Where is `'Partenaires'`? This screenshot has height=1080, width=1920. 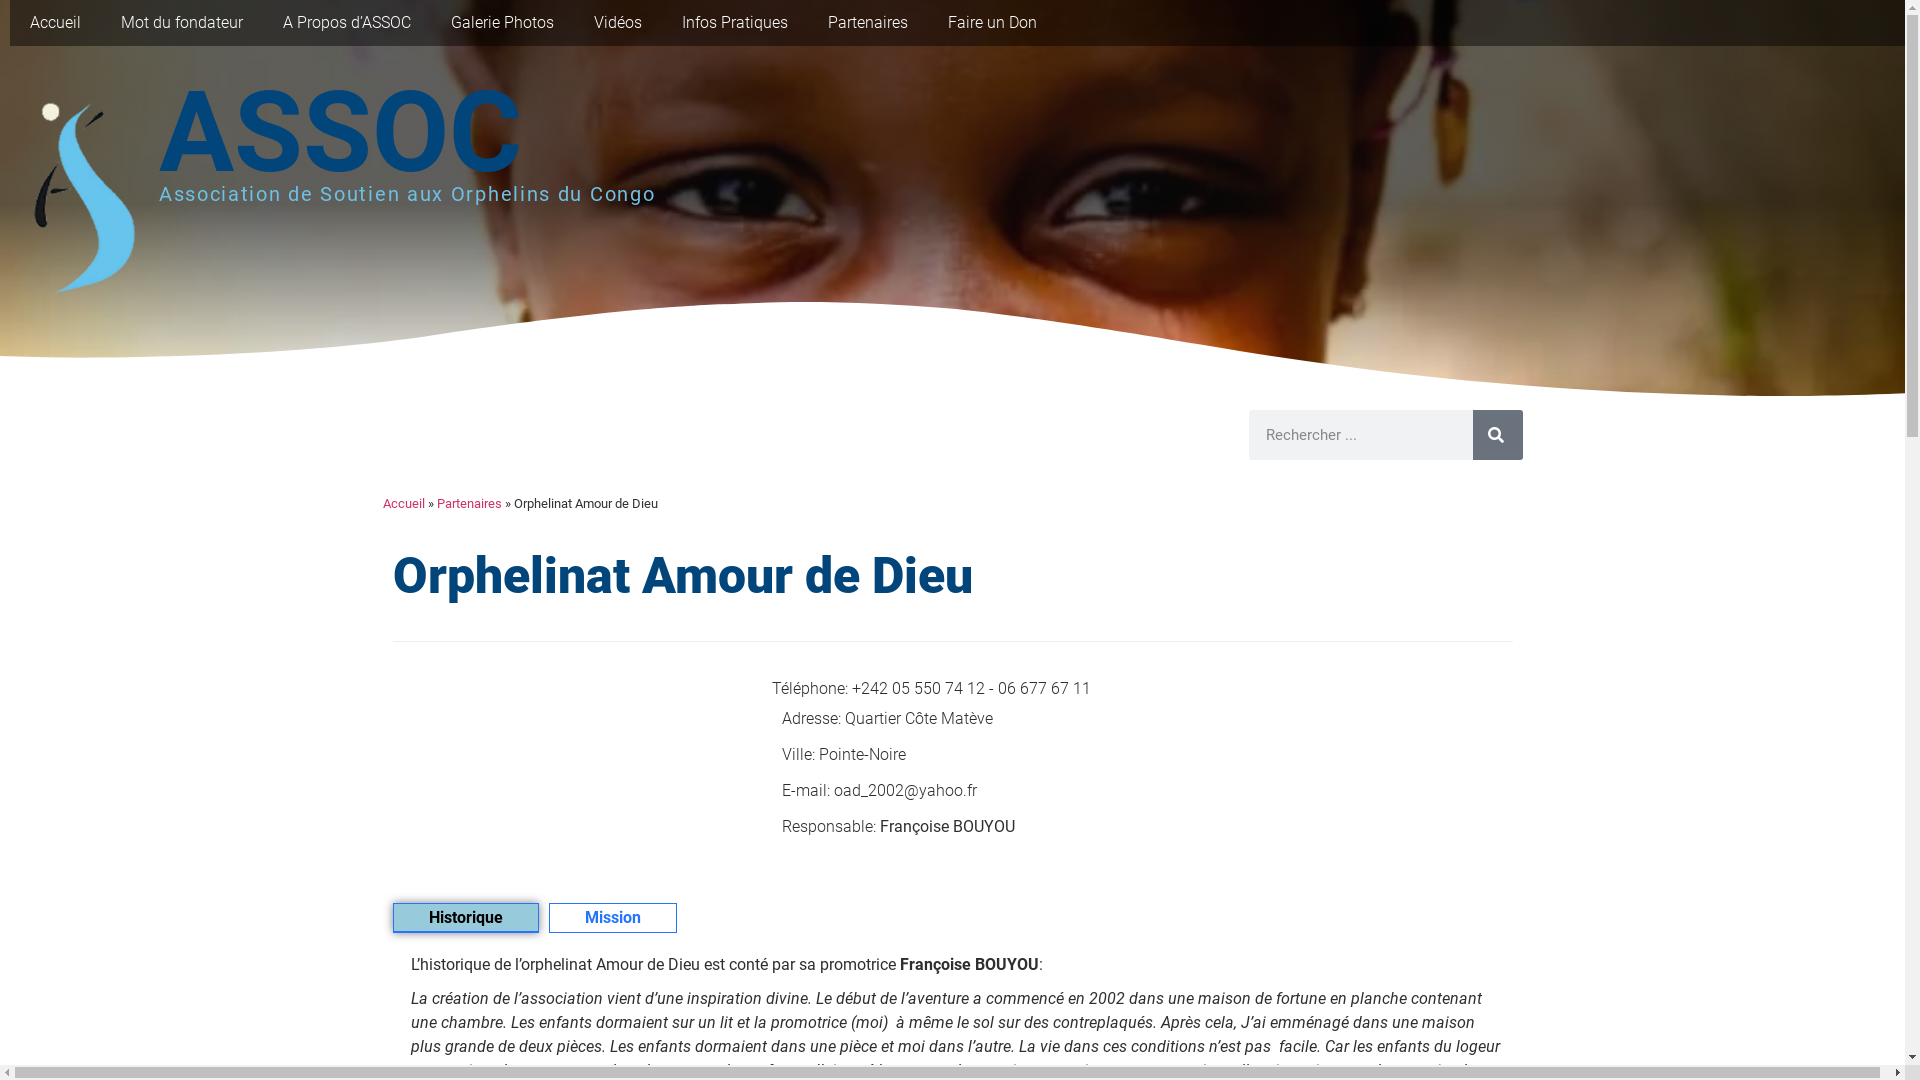
'Partenaires' is located at coordinates (467, 502).